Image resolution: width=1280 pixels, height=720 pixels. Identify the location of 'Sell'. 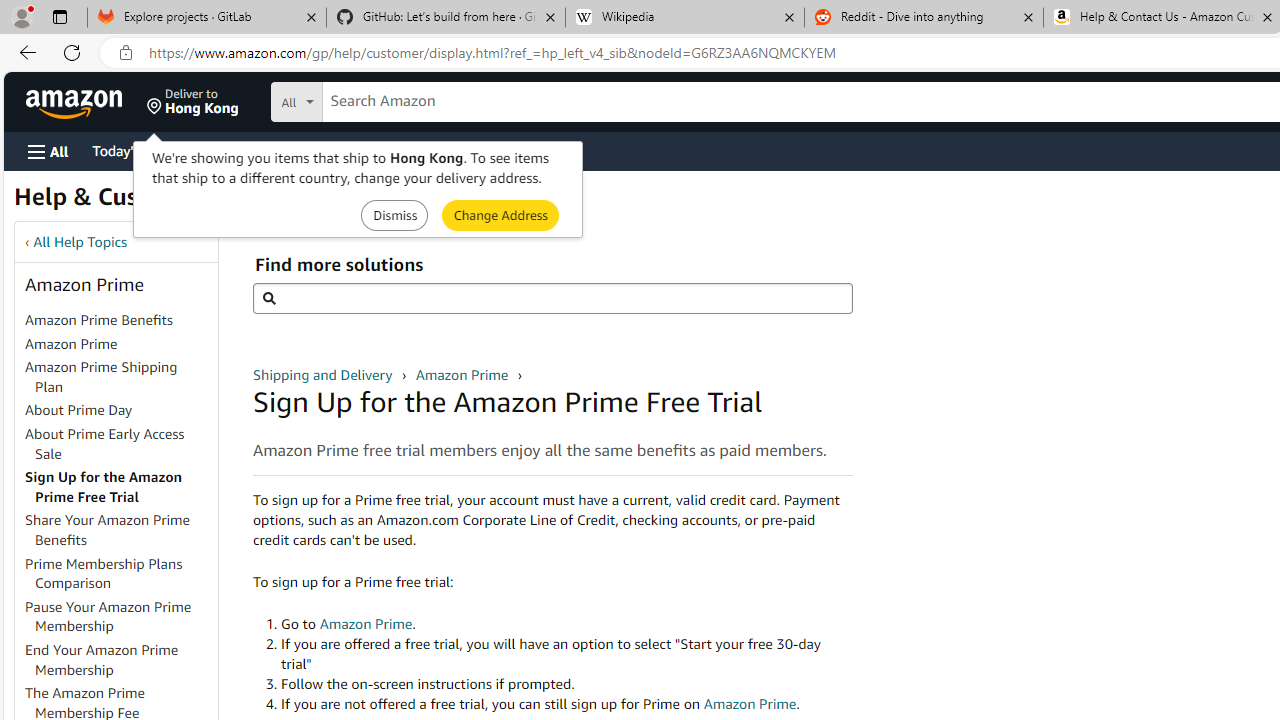
(510, 149).